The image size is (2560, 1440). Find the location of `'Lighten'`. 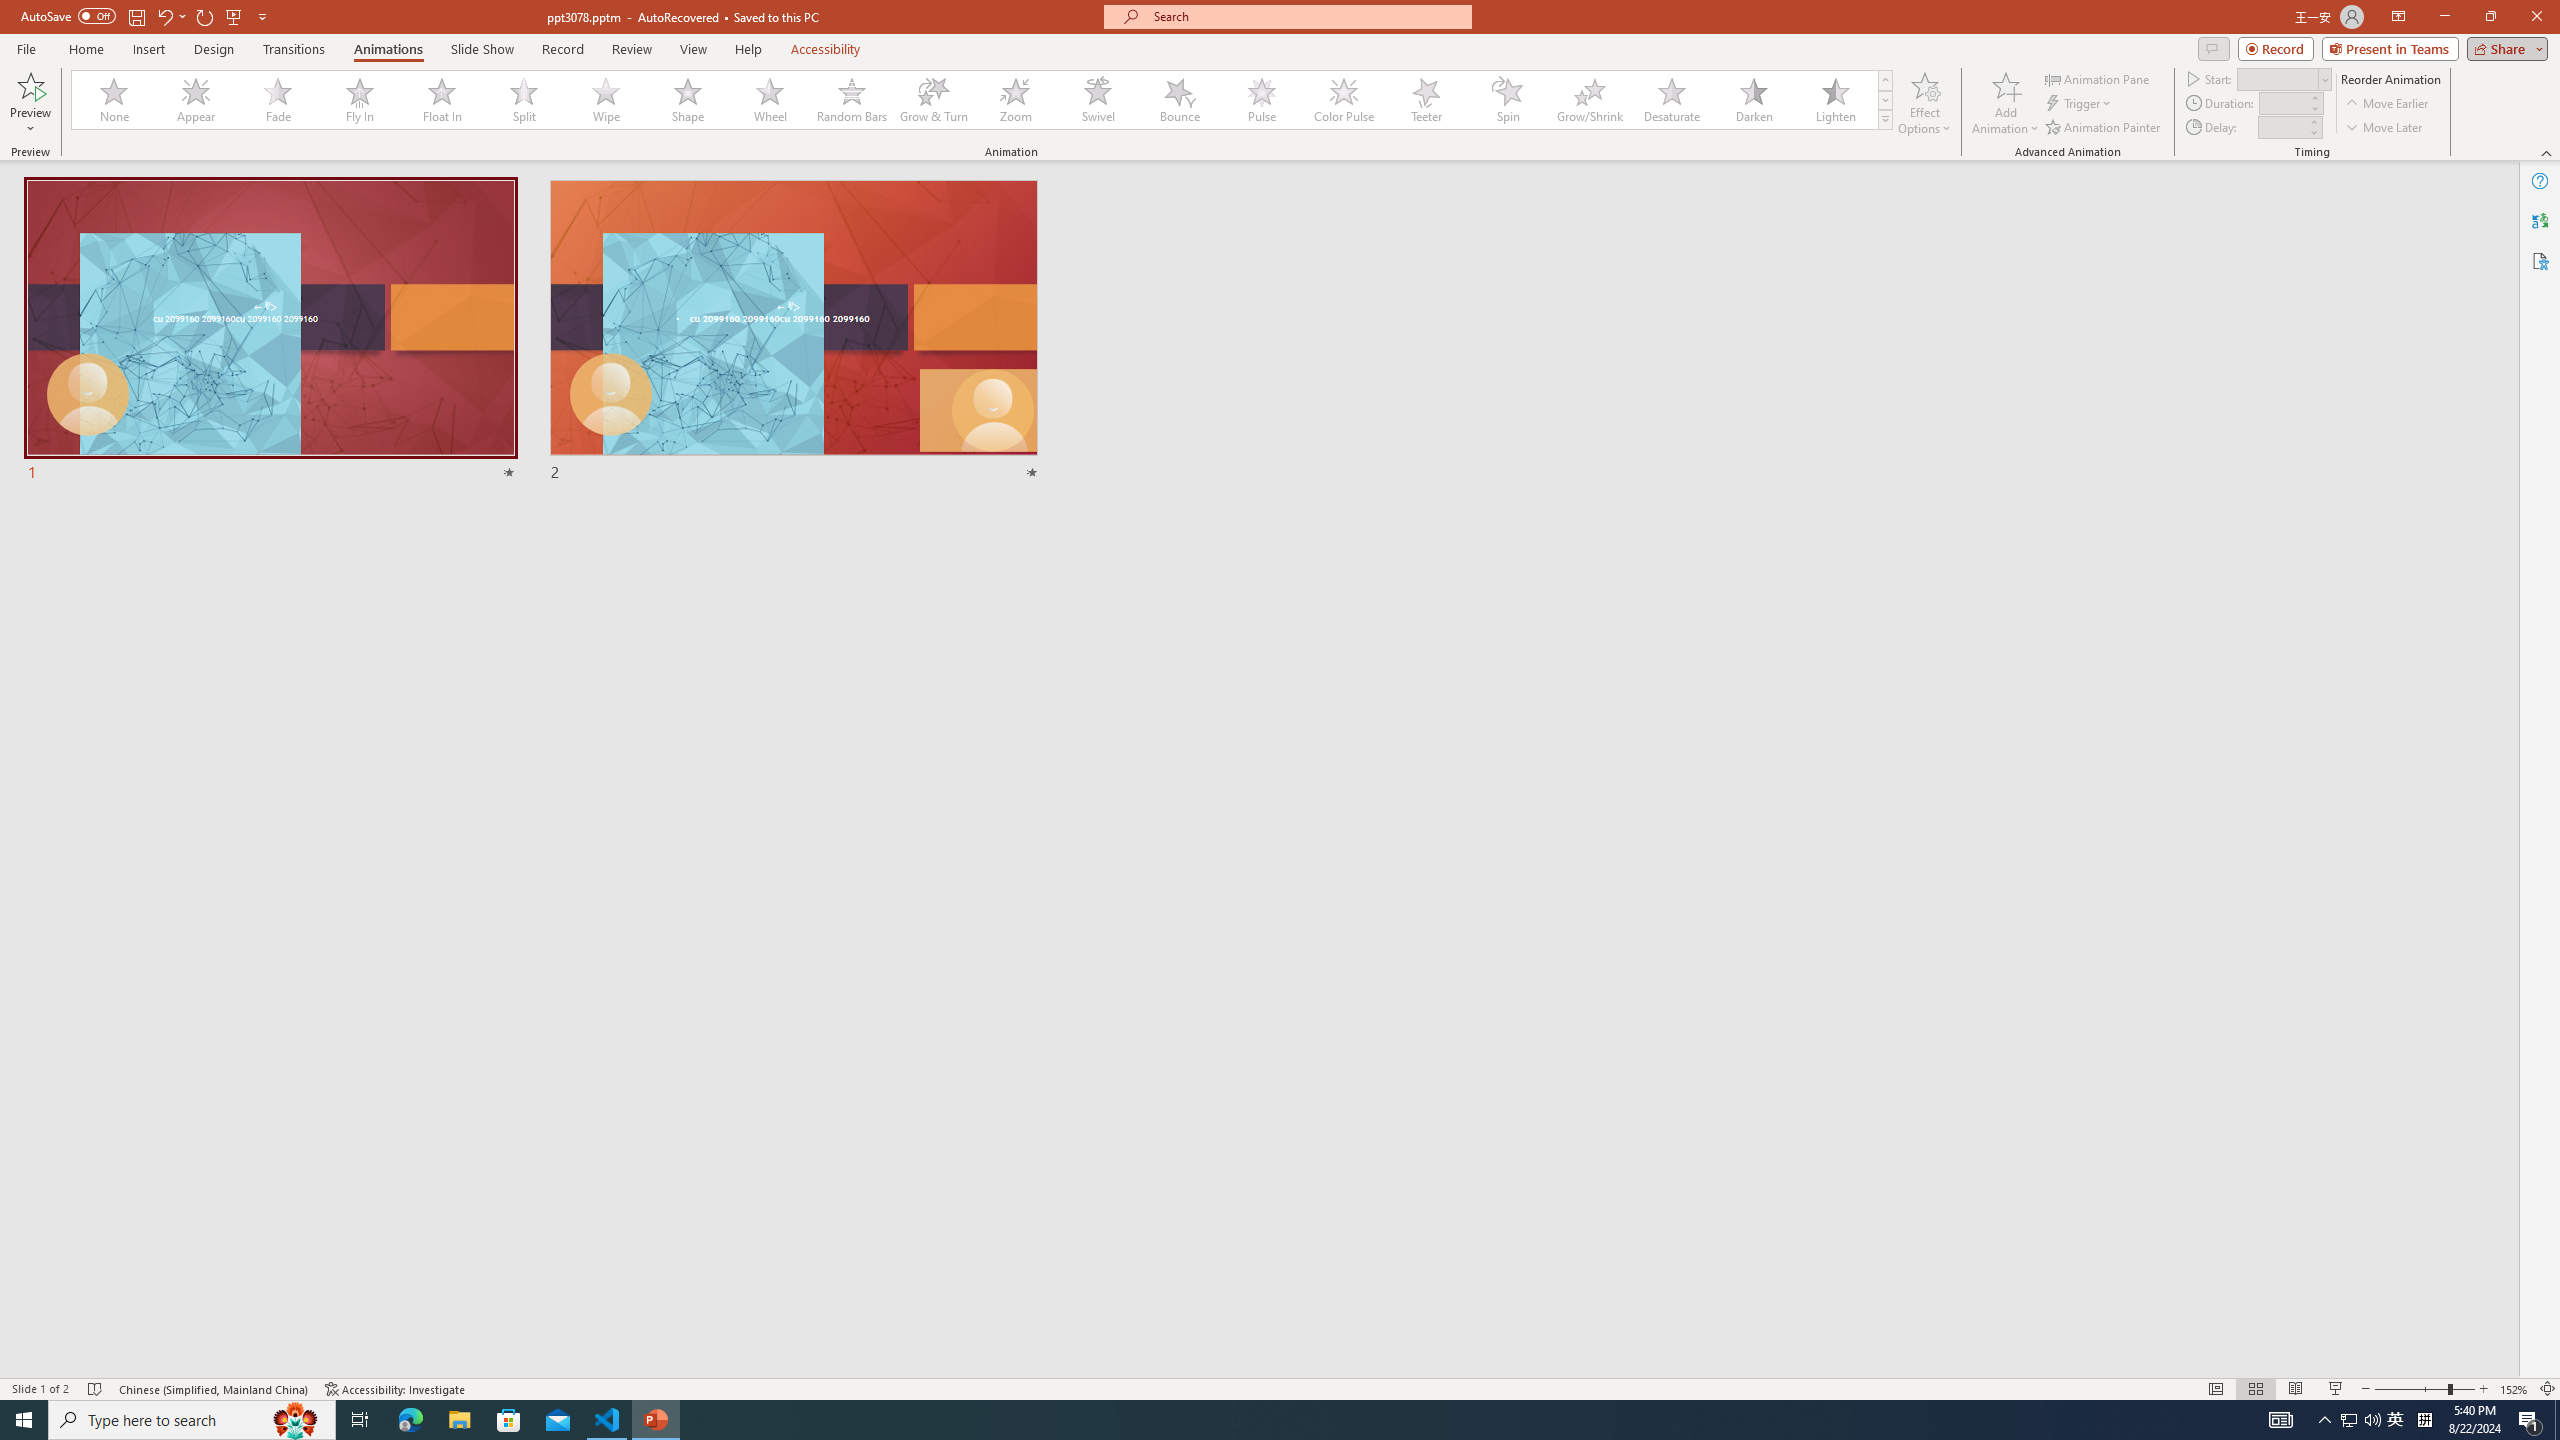

'Lighten' is located at coordinates (1834, 99).